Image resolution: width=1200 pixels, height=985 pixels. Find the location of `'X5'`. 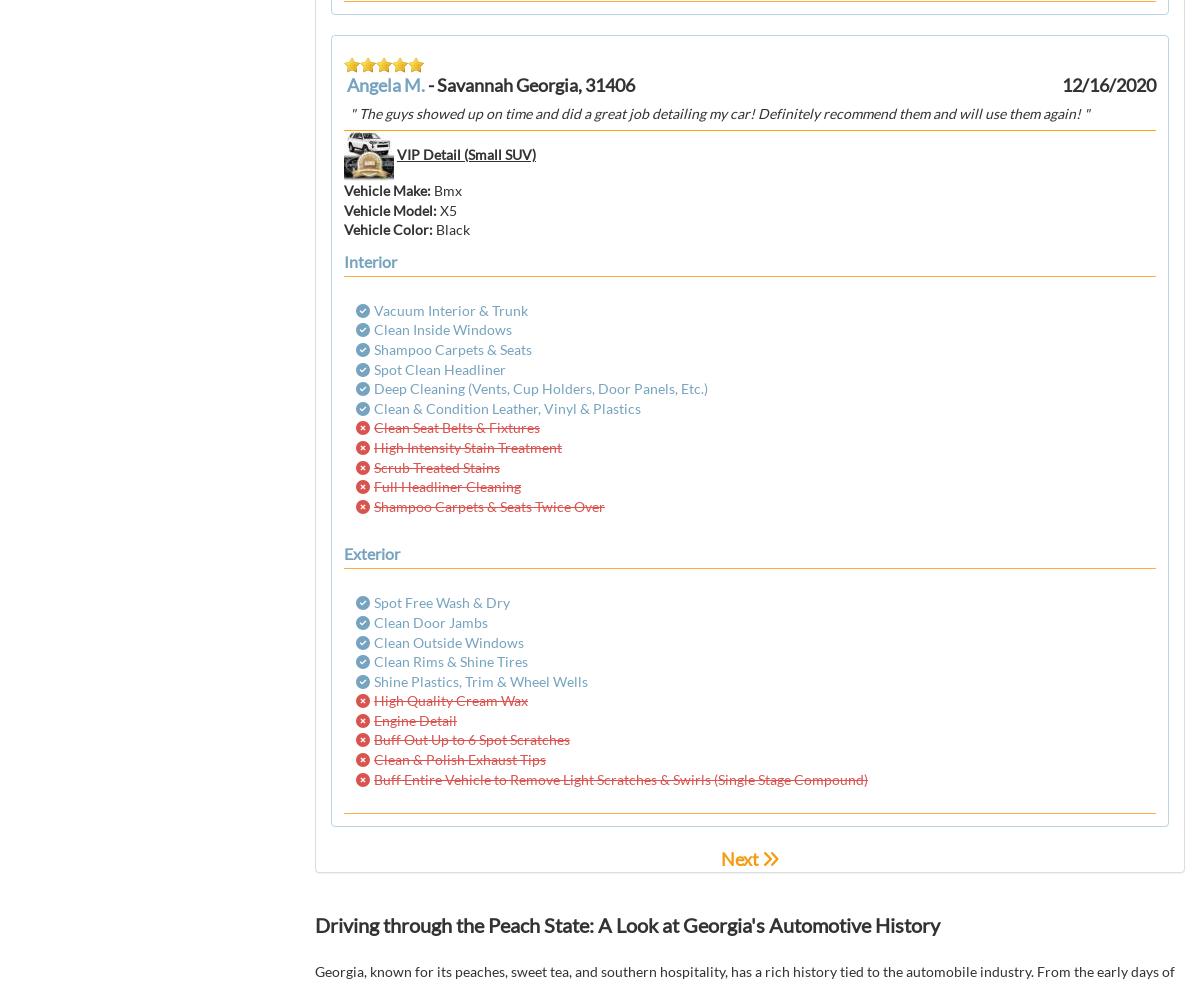

'X5' is located at coordinates (448, 208).